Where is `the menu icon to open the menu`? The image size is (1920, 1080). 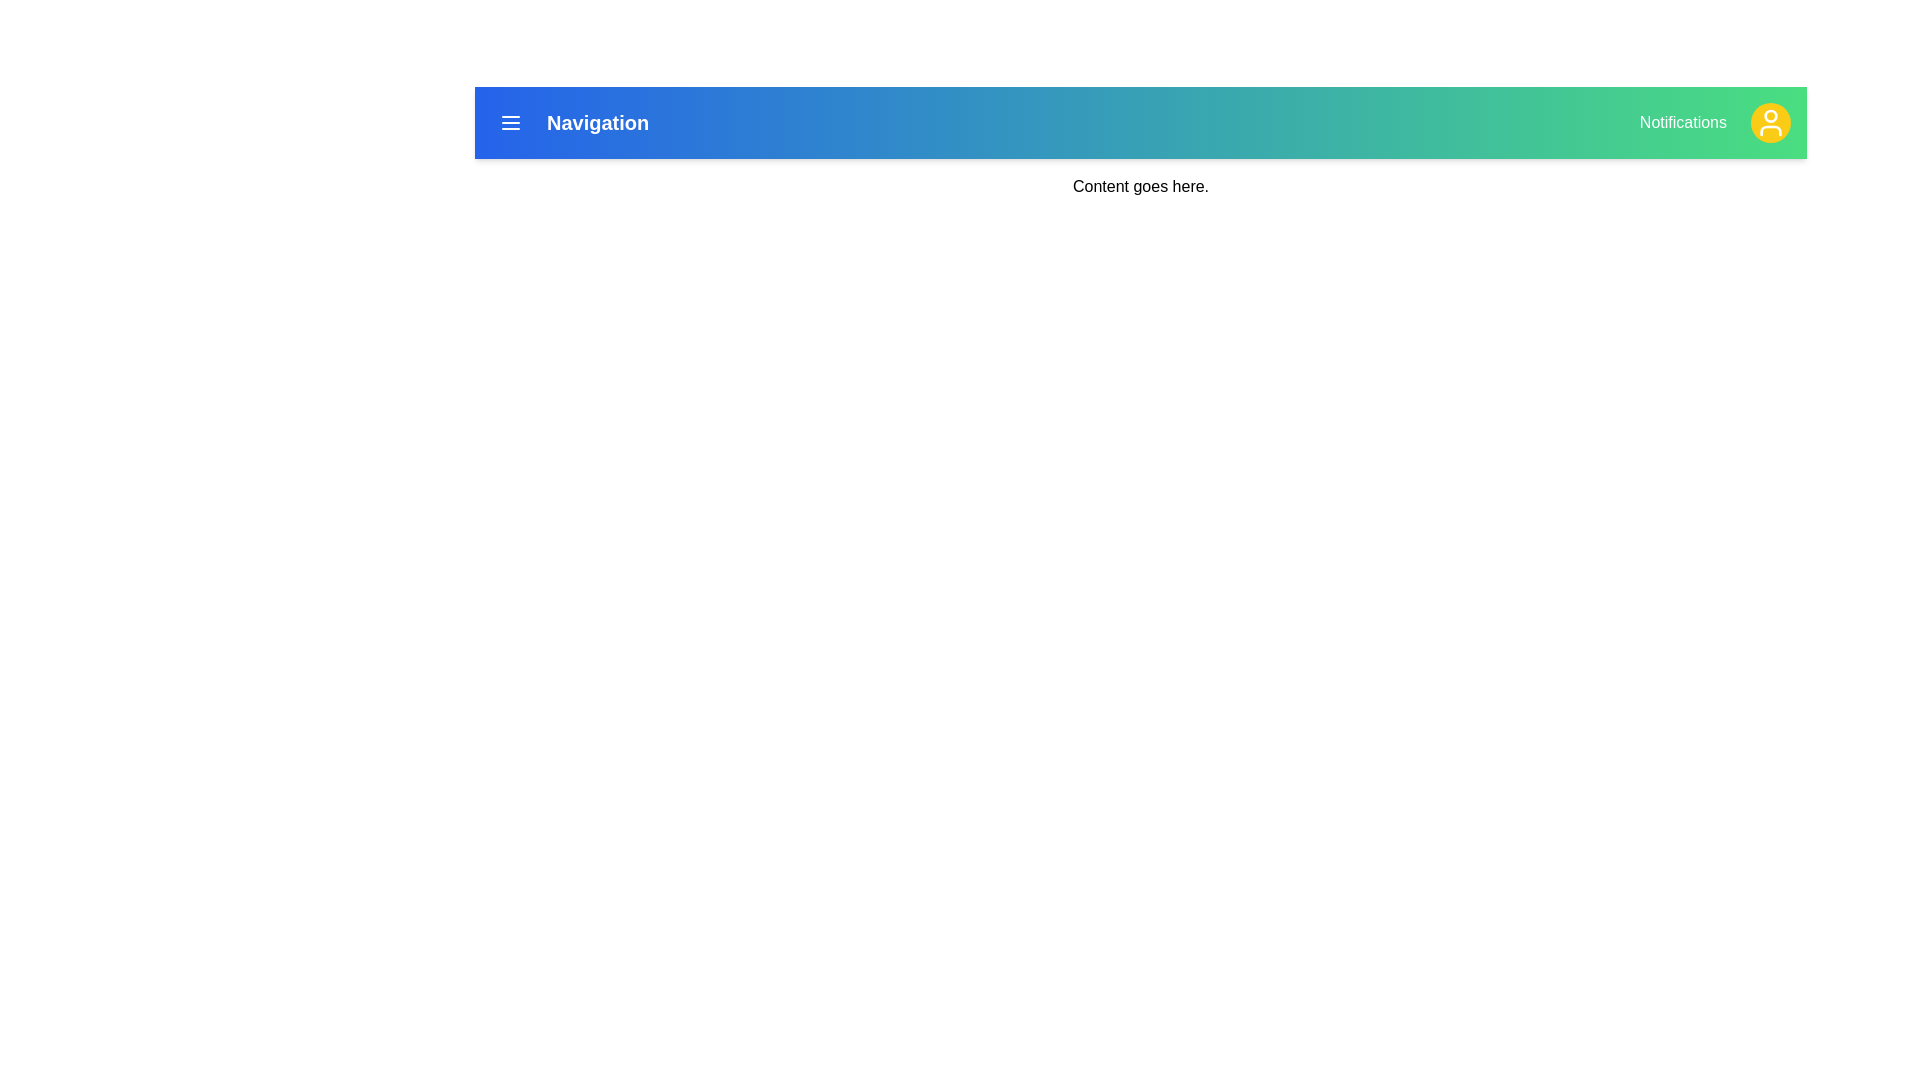
the menu icon to open the menu is located at coordinates (510, 123).